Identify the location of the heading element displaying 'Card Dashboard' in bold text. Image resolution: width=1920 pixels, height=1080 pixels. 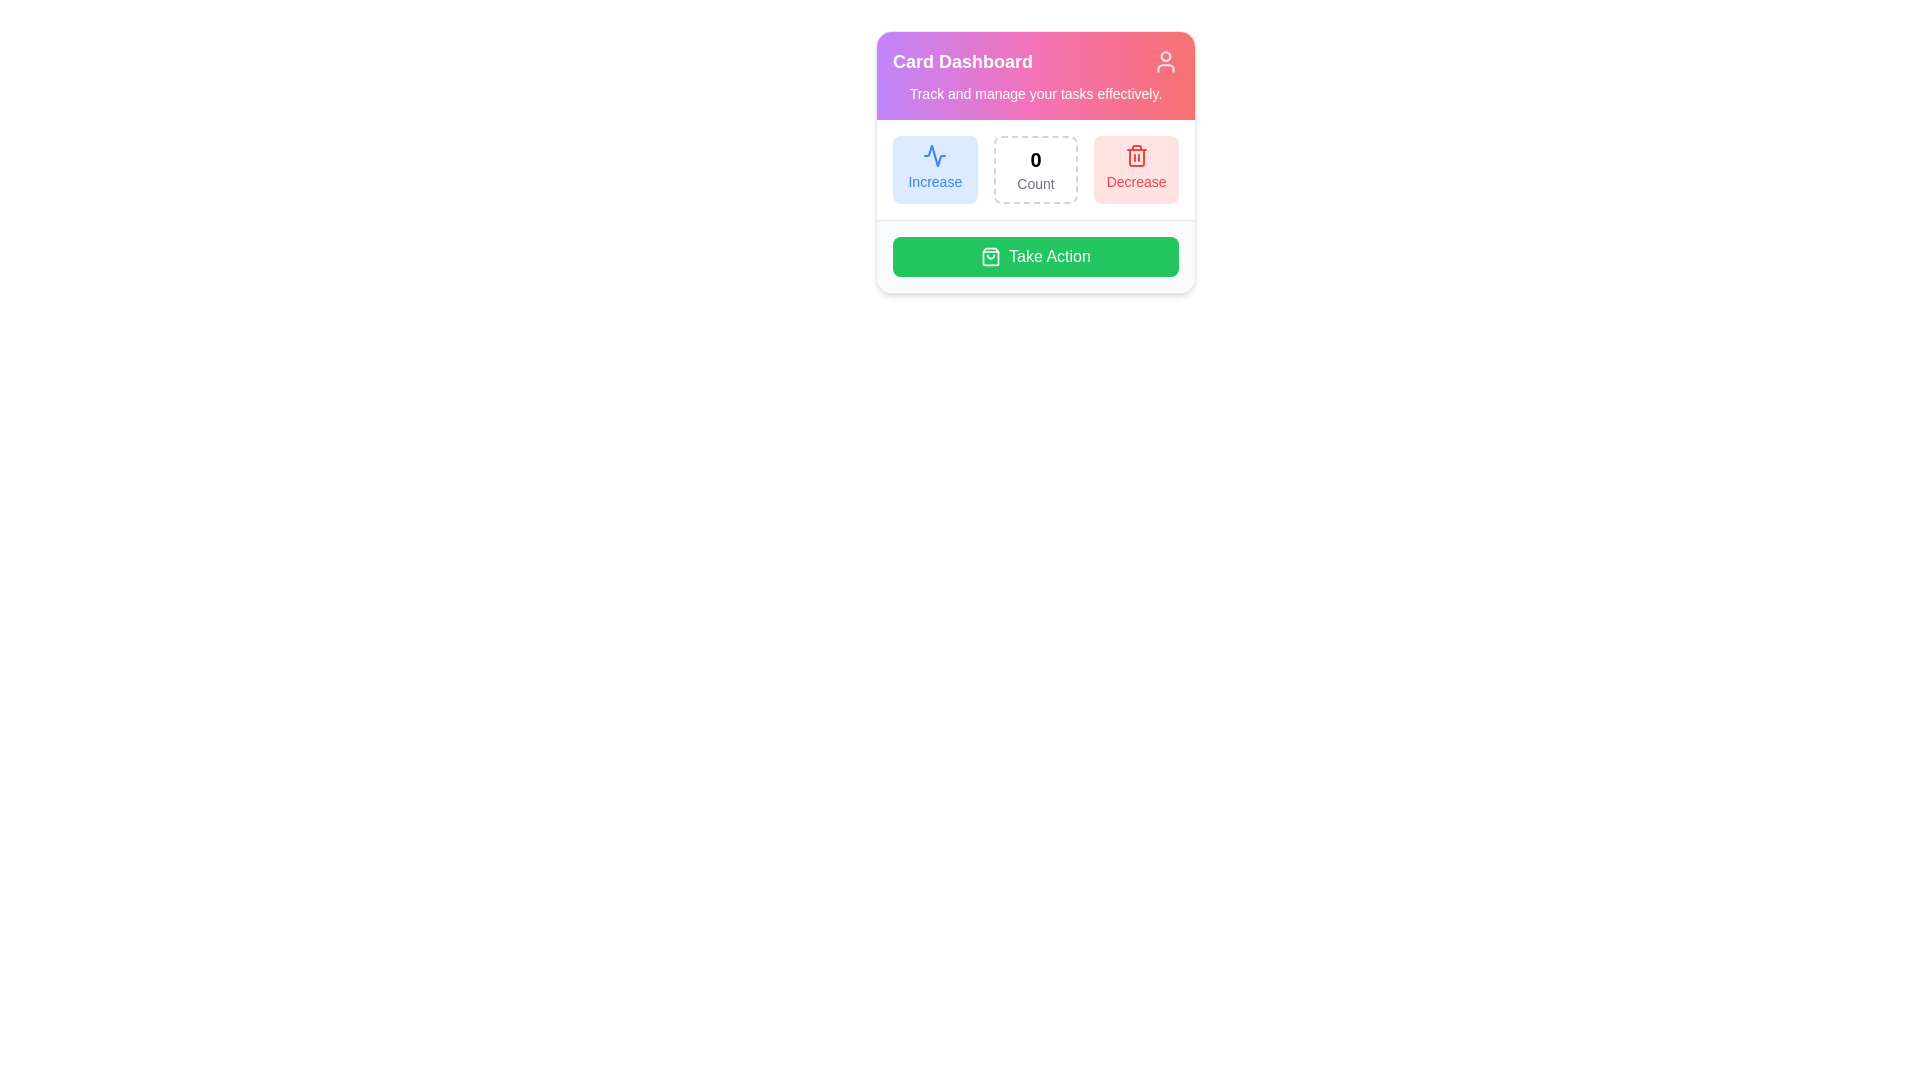
(963, 60).